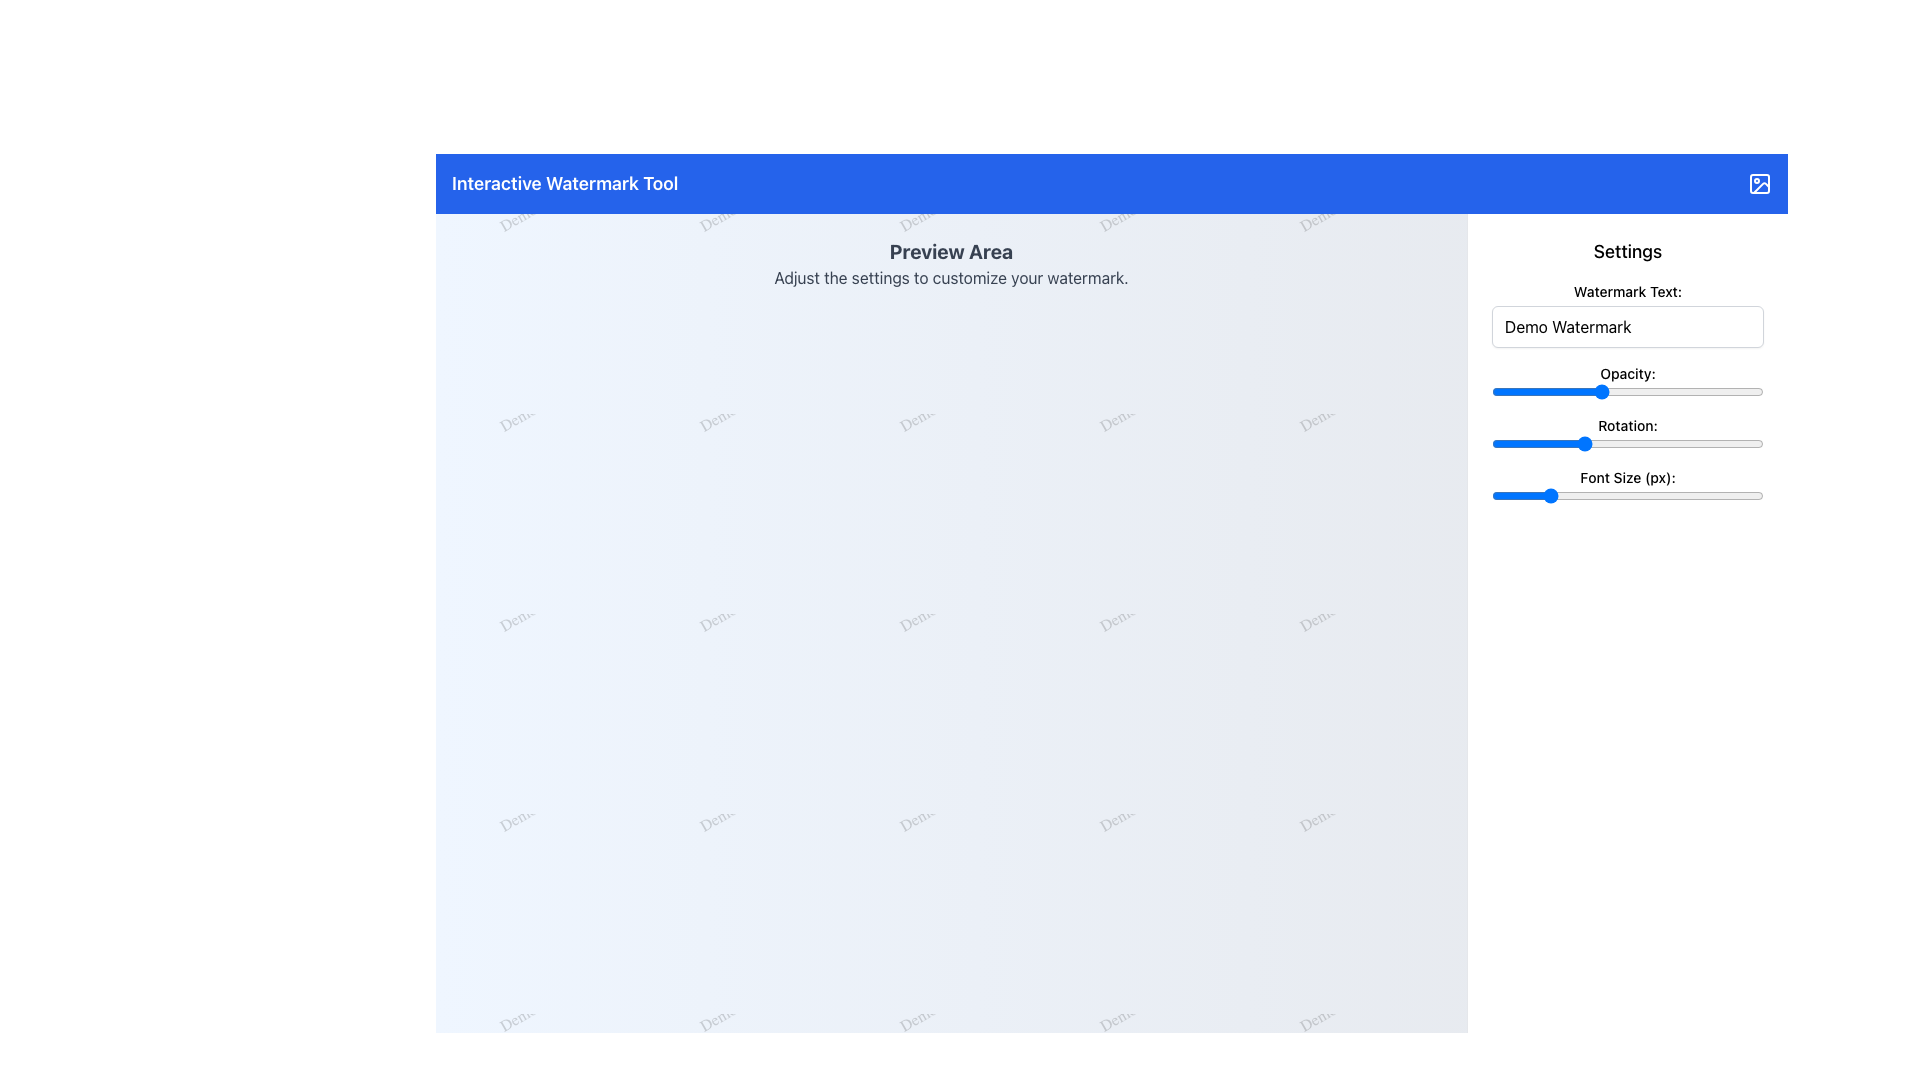 This screenshot has height=1080, width=1920. Describe the element at coordinates (1527, 442) in the screenshot. I see `the rotation value of the slider` at that location.